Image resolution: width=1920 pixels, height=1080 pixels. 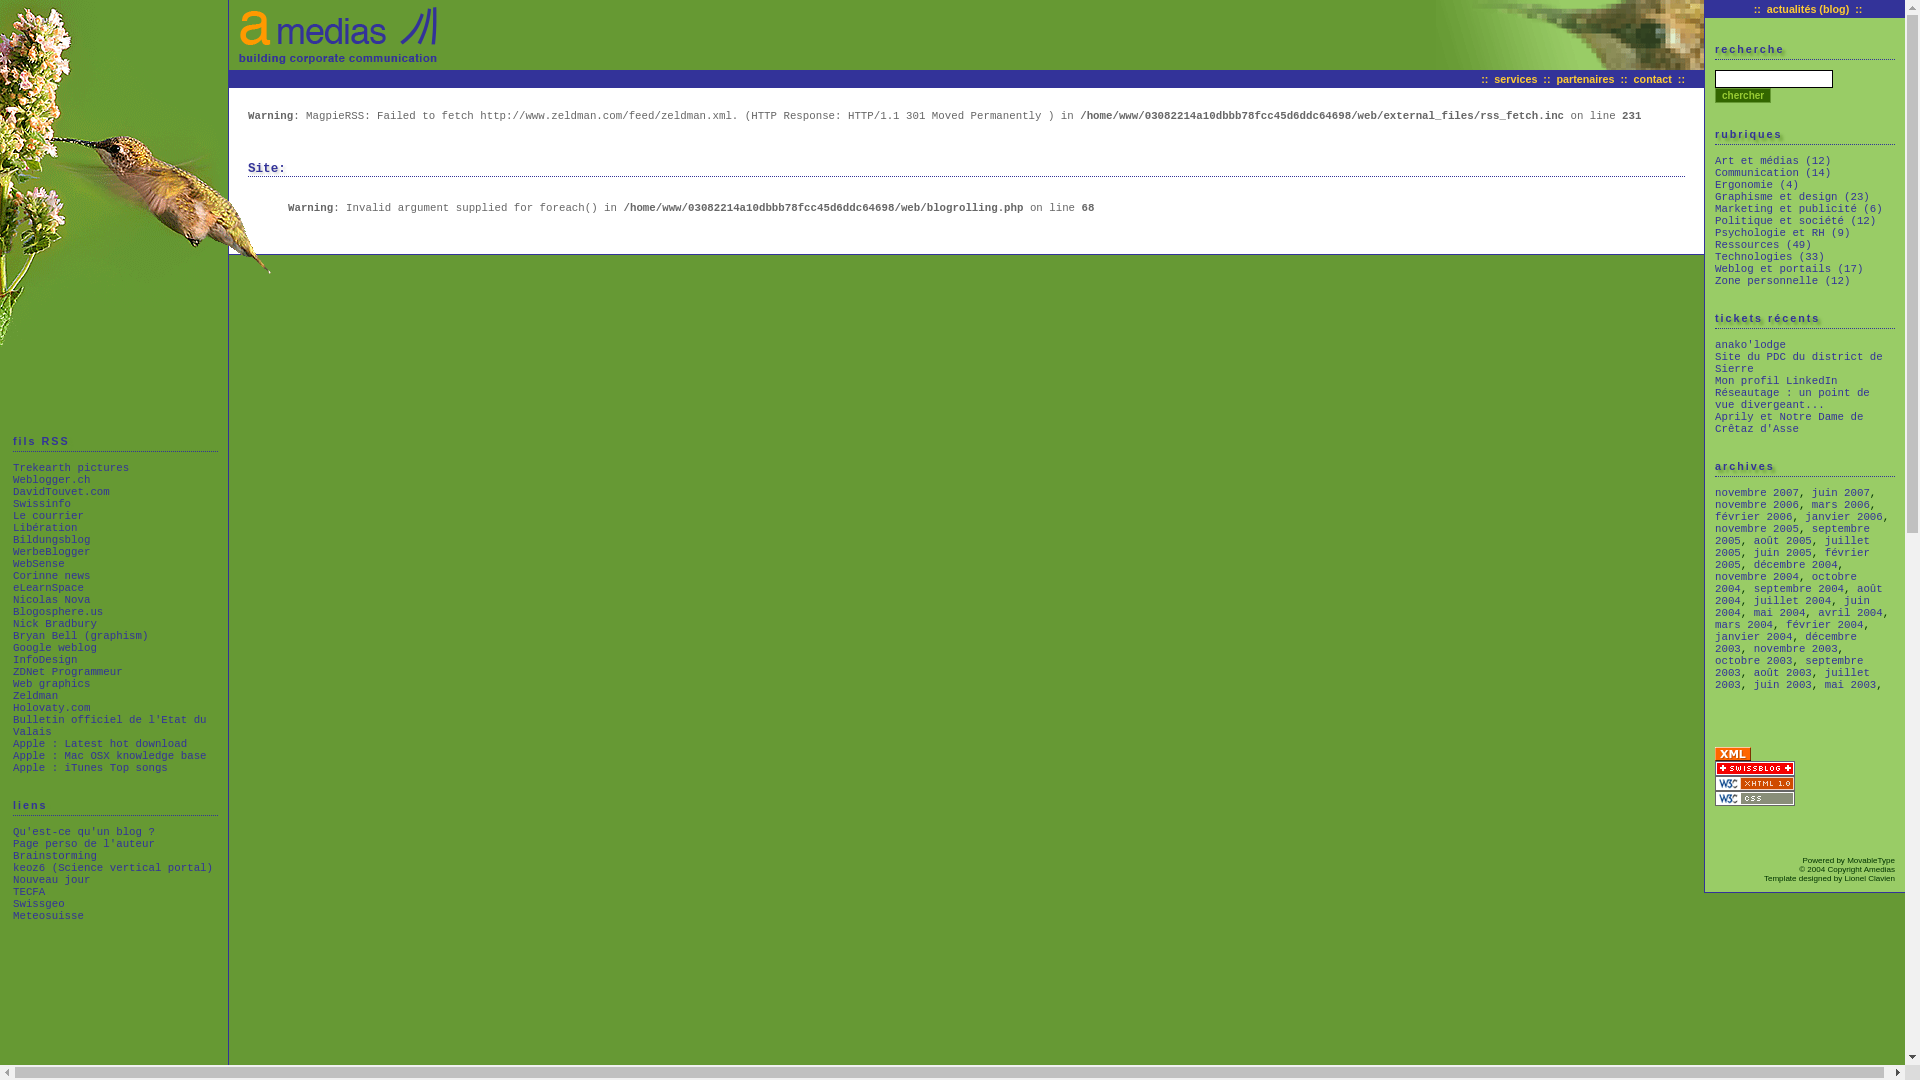 What do you see at coordinates (80, 636) in the screenshot?
I see `'Bryan Bell (graphism)'` at bounding box center [80, 636].